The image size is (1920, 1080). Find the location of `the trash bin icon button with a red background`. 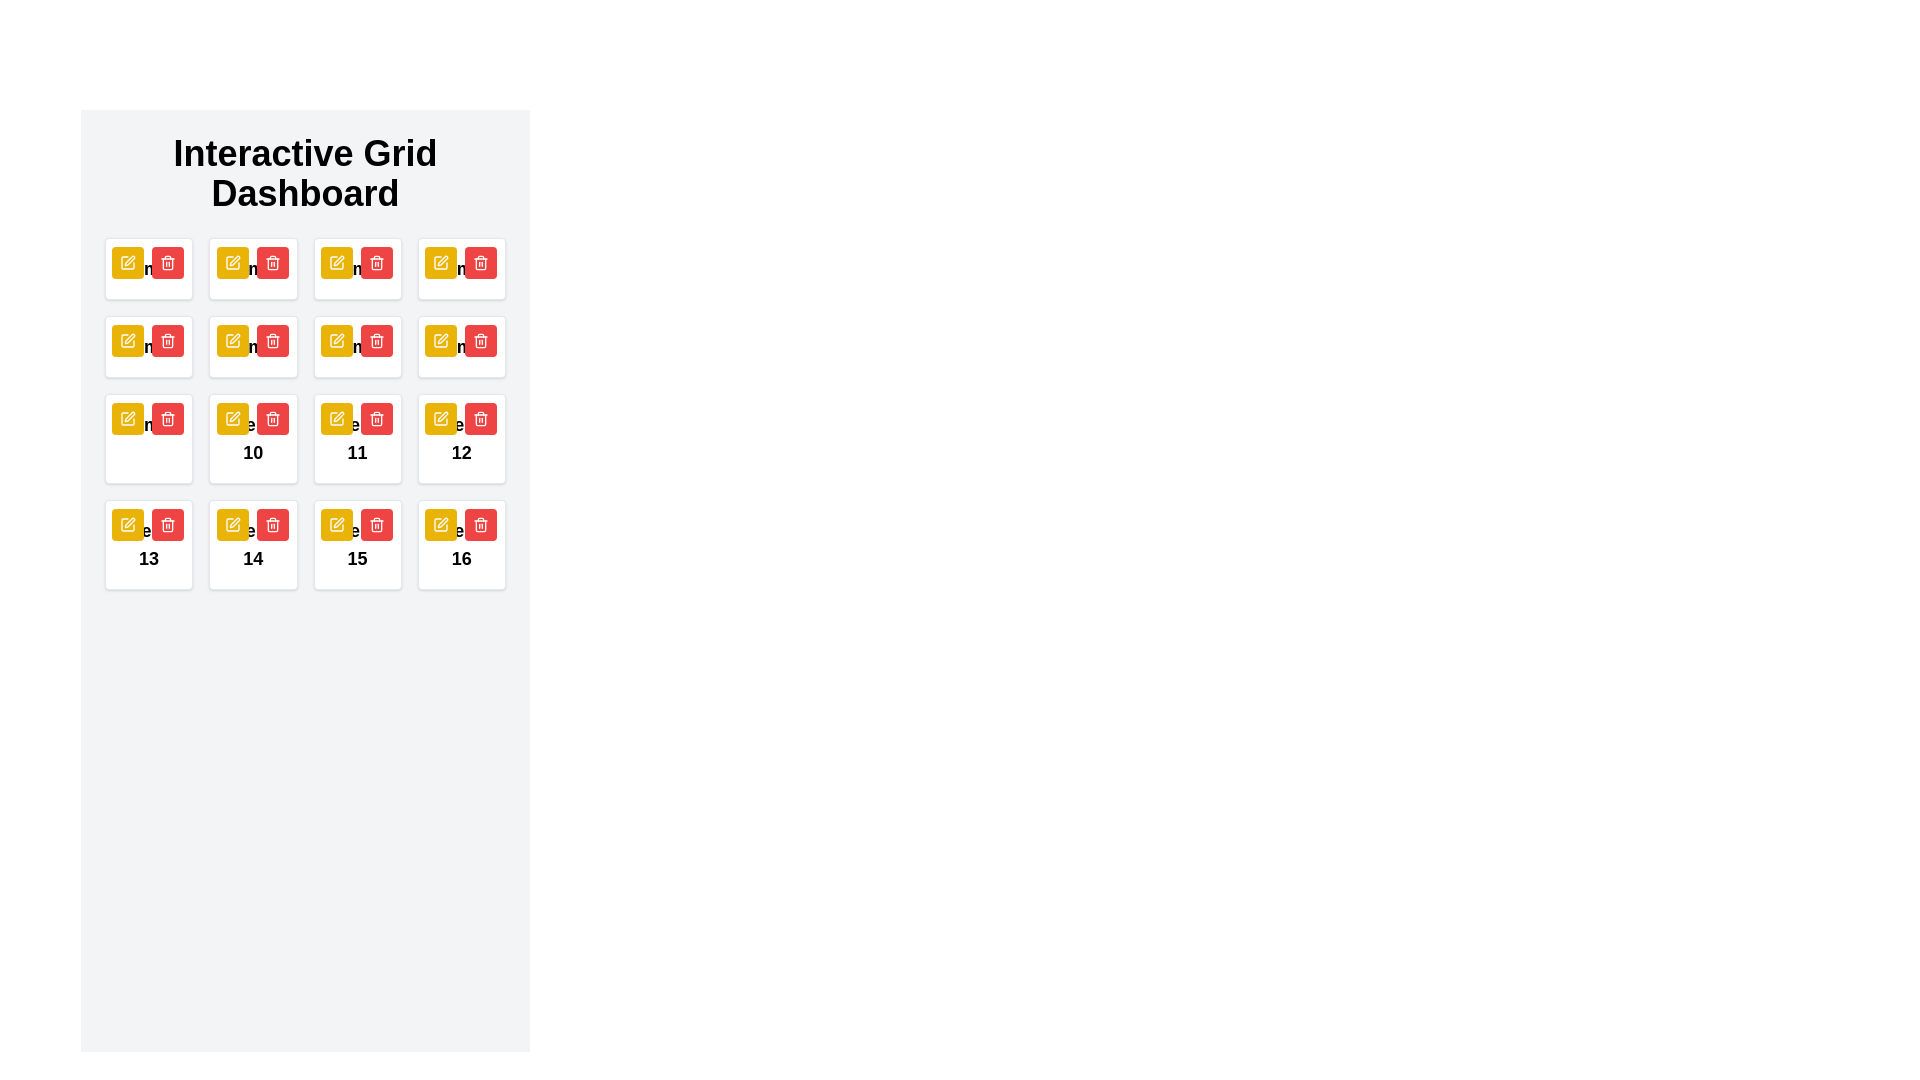

the trash bin icon button with a red background is located at coordinates (376, 523).